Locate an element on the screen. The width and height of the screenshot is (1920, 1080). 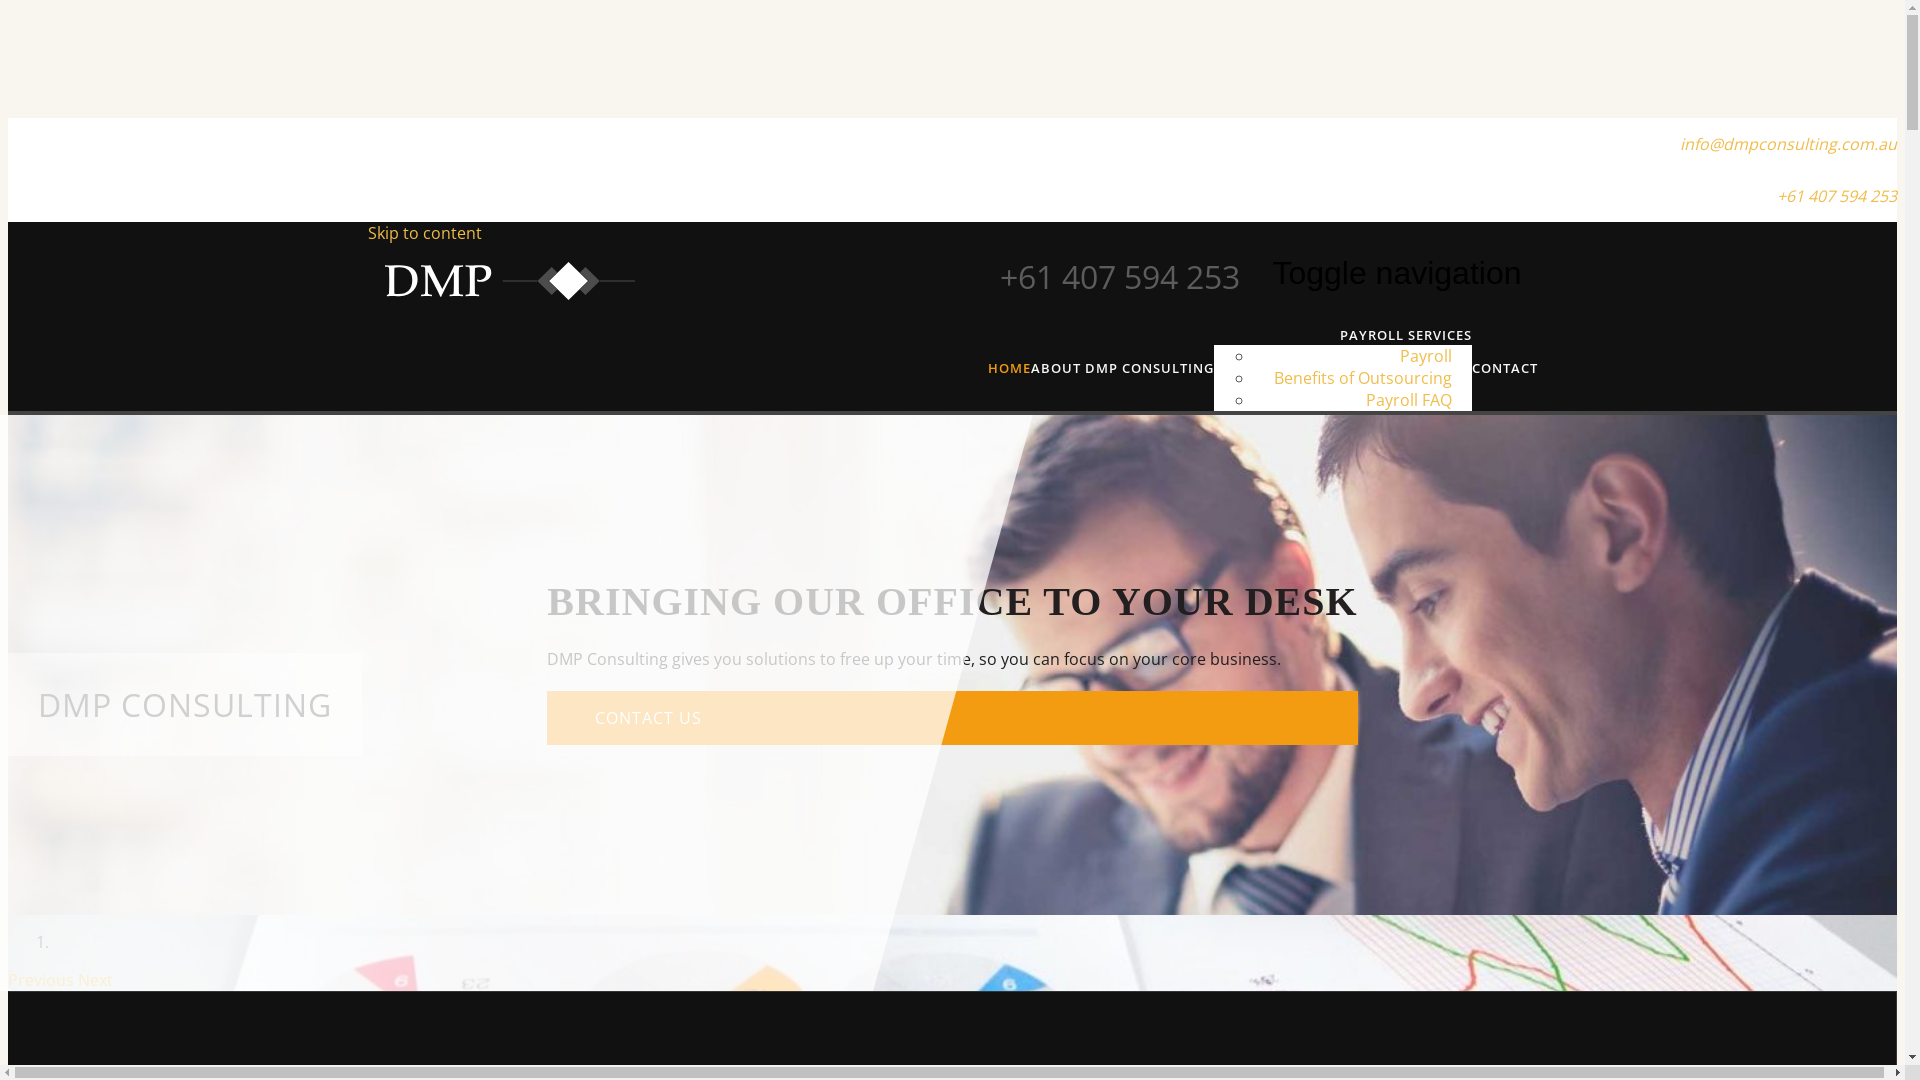
'Toggle navigation' is located at coordinates (1395, 273).